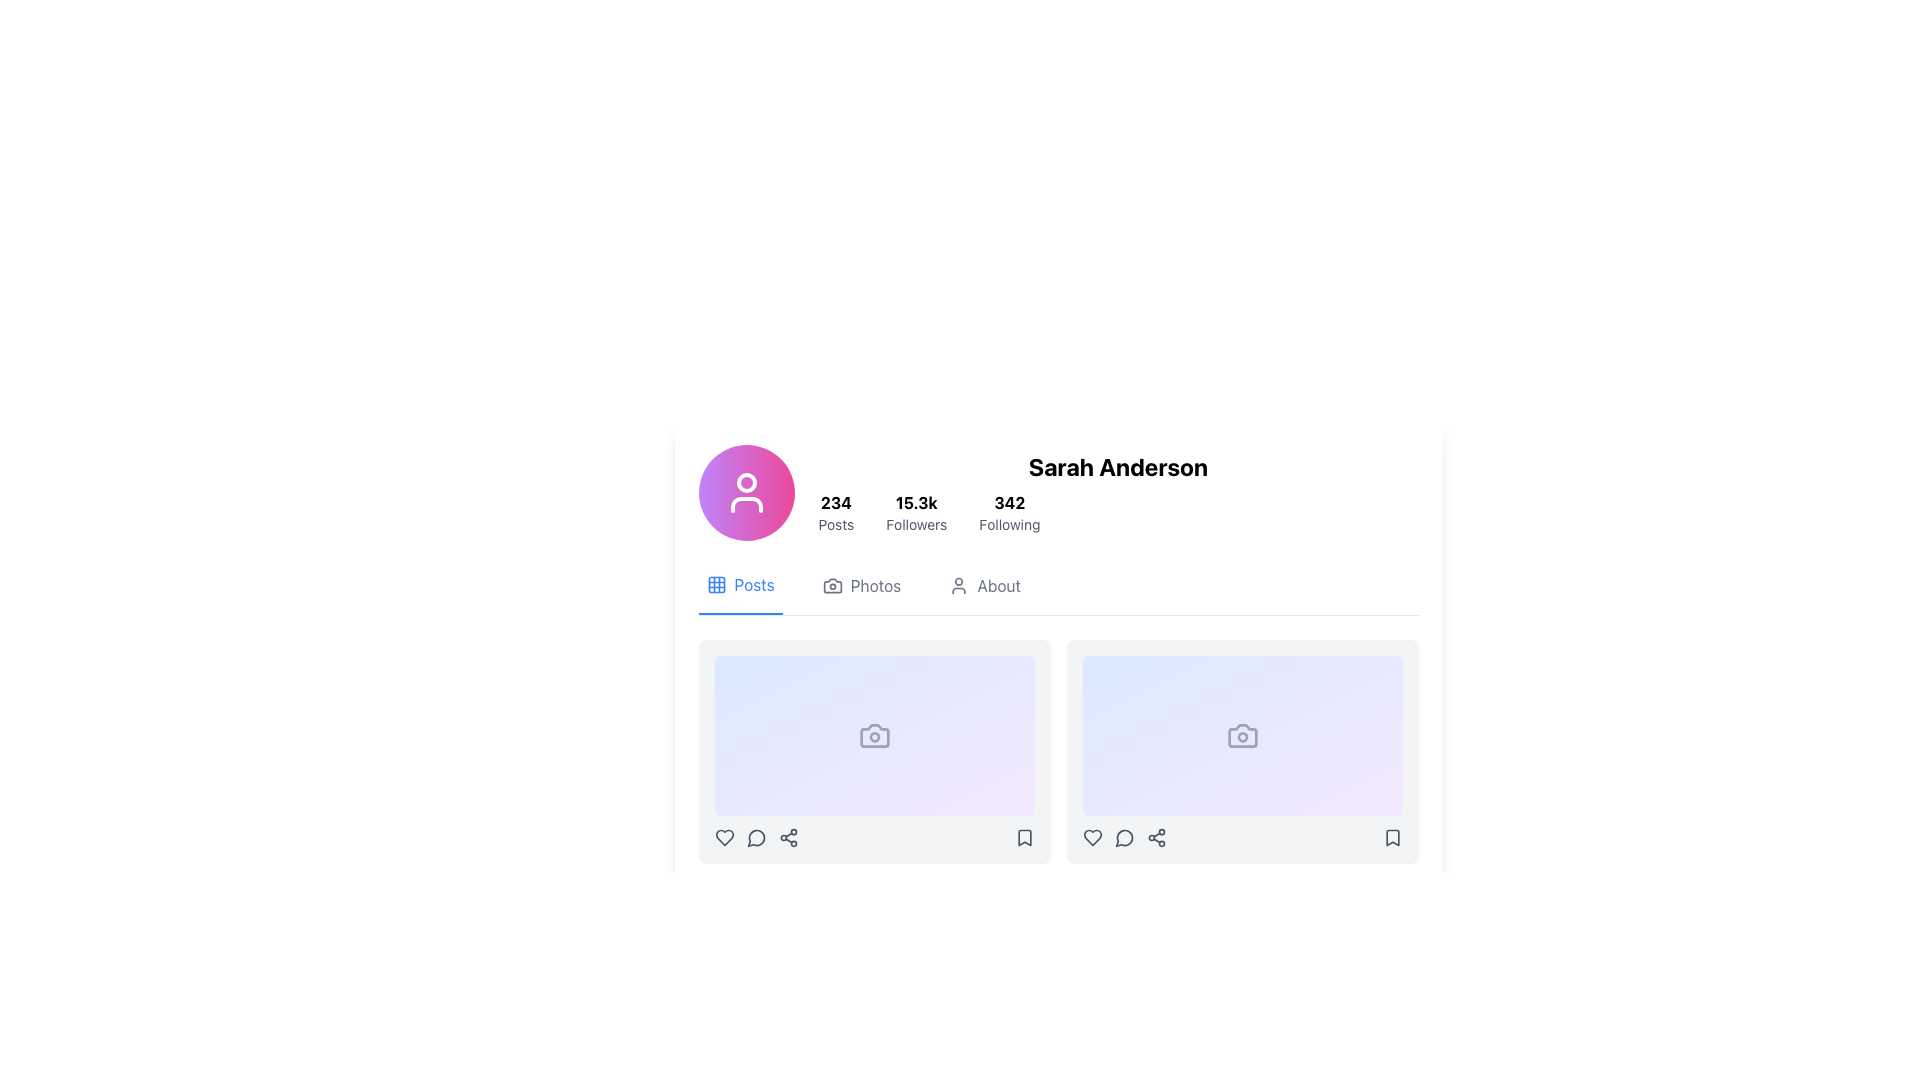  What do you see at coordinates (1091, 837) in the screenshot?
I see `the heart icon button located under the second post's preview image to like or unlike the post` at bounding box center [1091, 837].